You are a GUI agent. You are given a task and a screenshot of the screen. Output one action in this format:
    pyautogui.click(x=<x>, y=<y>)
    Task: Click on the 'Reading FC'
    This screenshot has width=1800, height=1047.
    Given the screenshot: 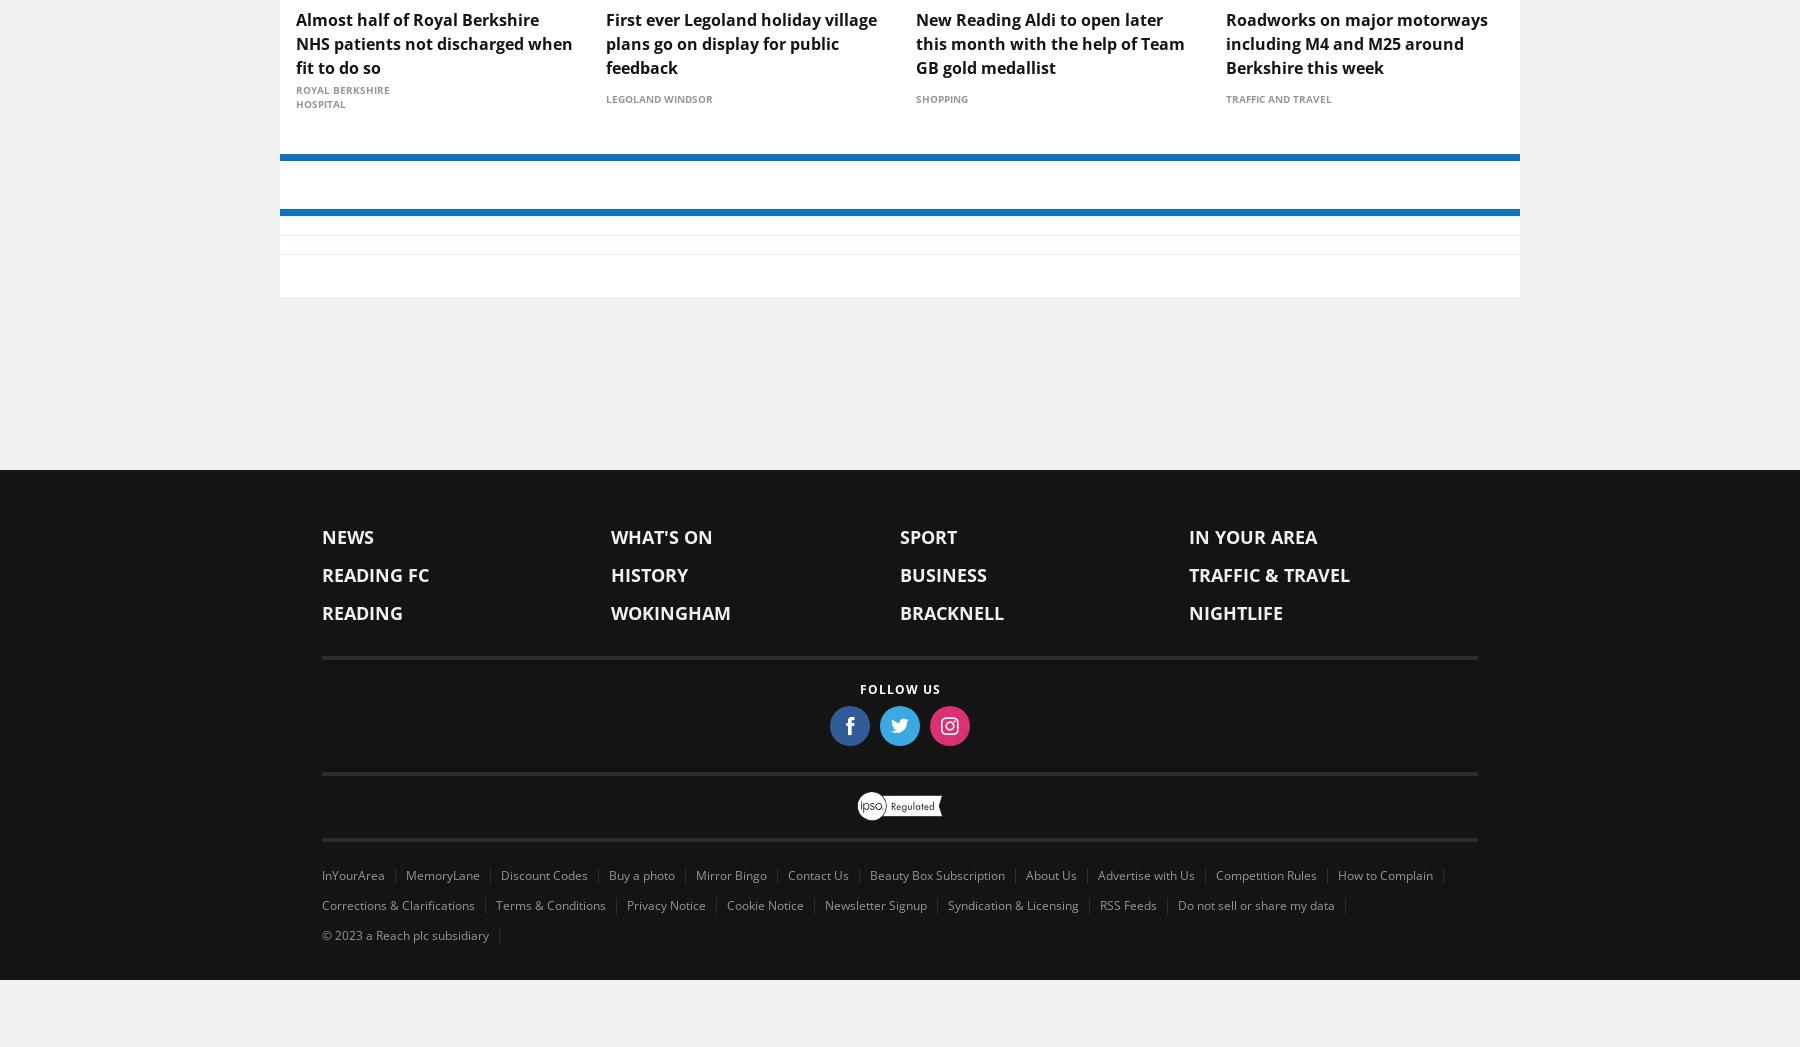 What is the action you would take?
    pyautogui.click(x=375, y=734)
    